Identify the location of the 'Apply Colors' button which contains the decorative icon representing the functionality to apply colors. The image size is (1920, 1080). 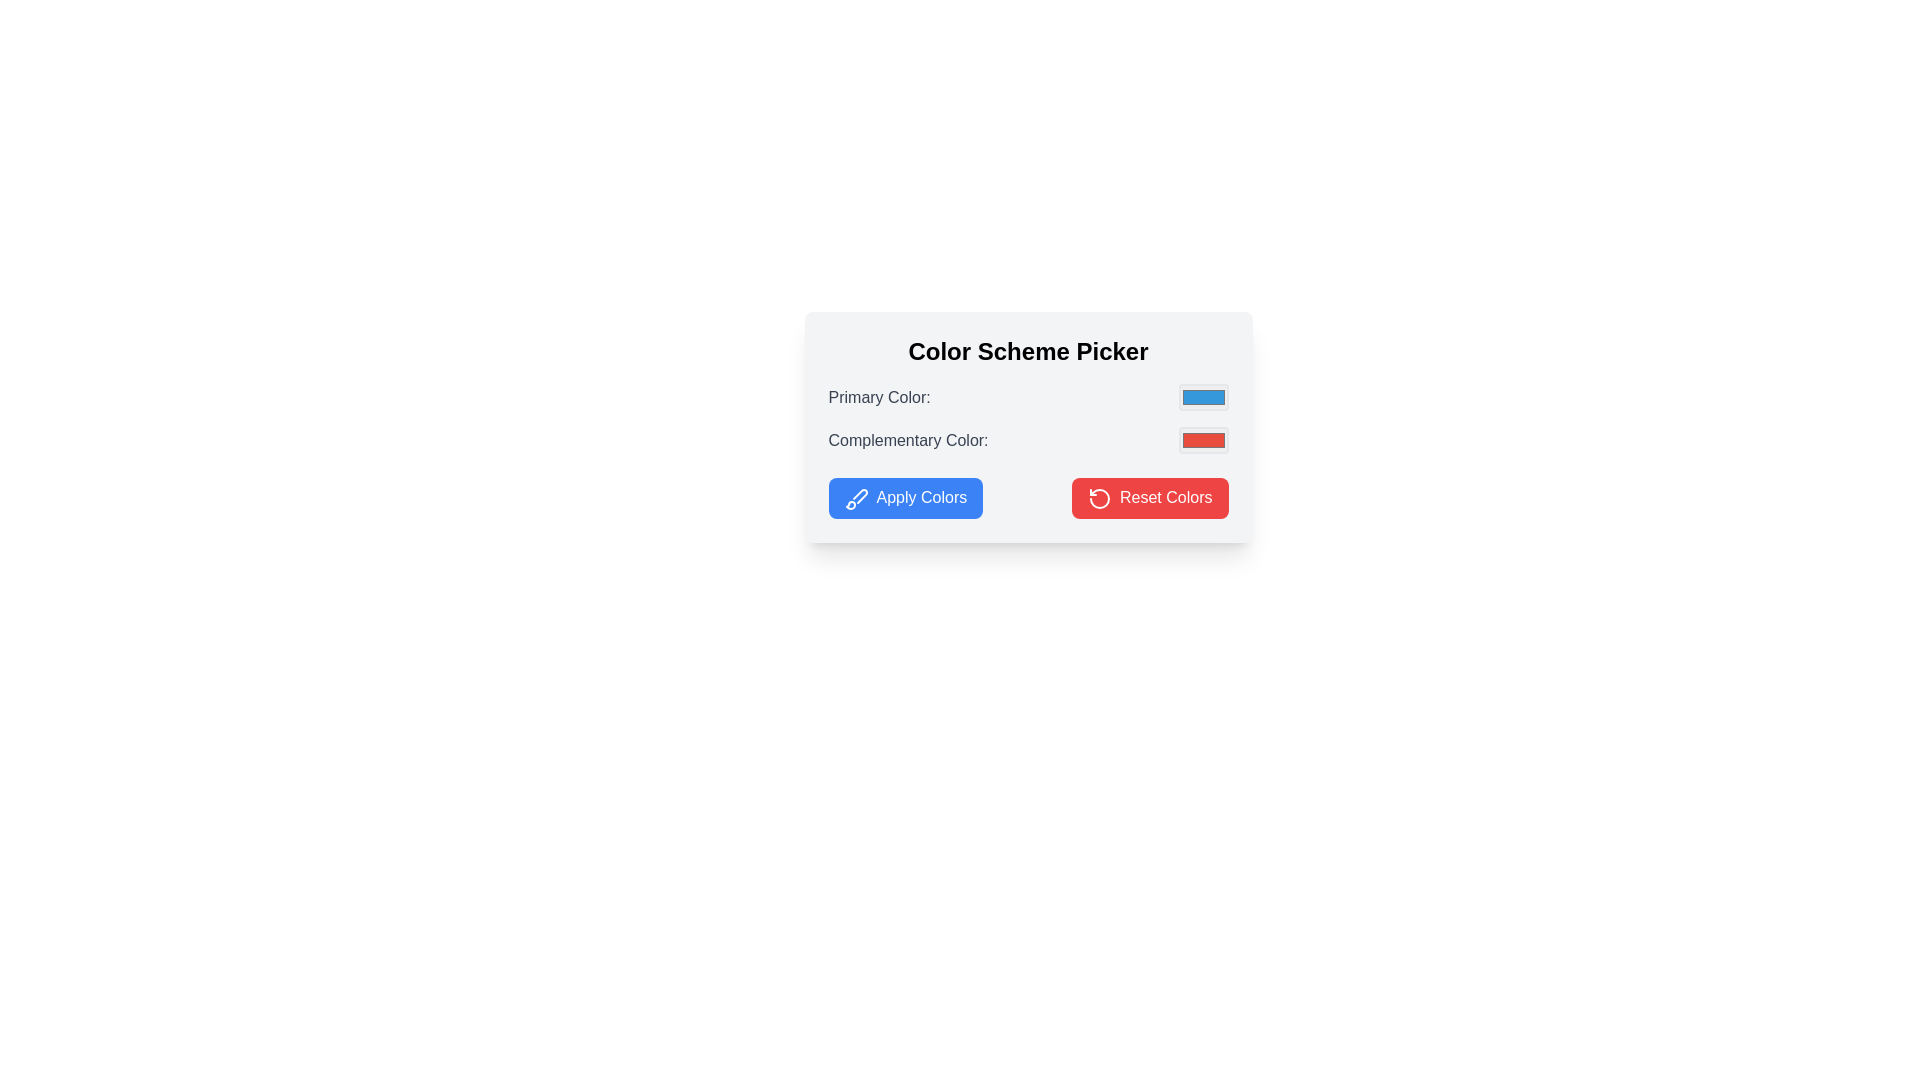
(856, 497).